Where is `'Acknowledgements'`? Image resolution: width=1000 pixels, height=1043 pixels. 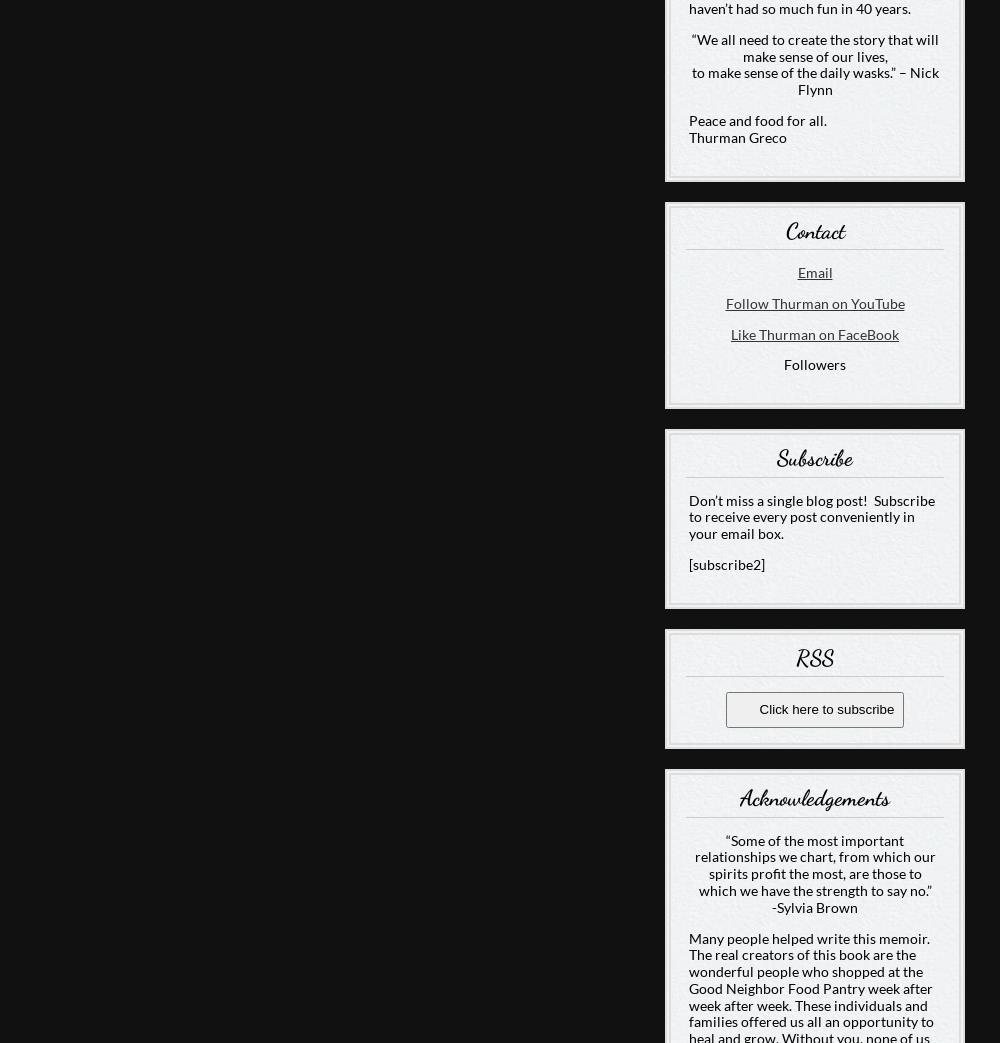
'Acknowledgements' is located at coordinates (814, 796).